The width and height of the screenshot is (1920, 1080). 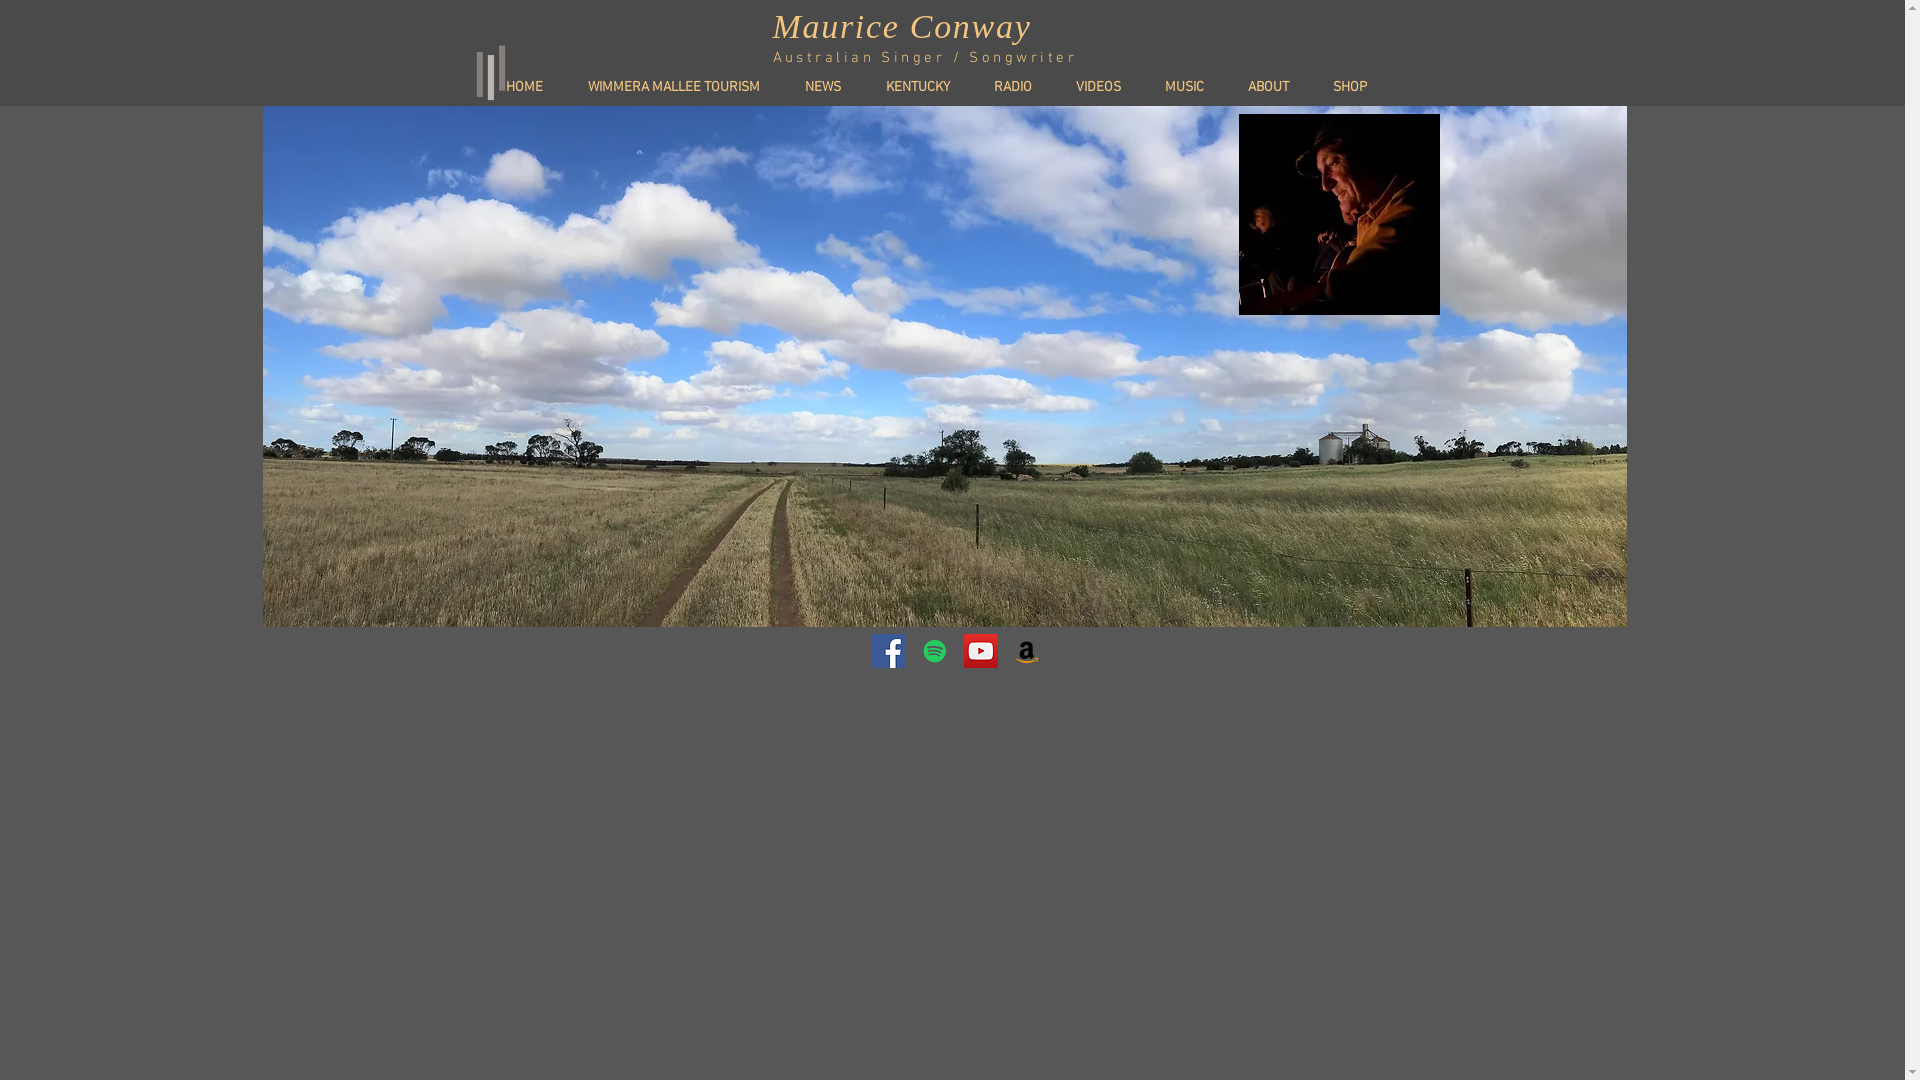 I want to click on 'ABOUT', so click(x=1275, y=87).